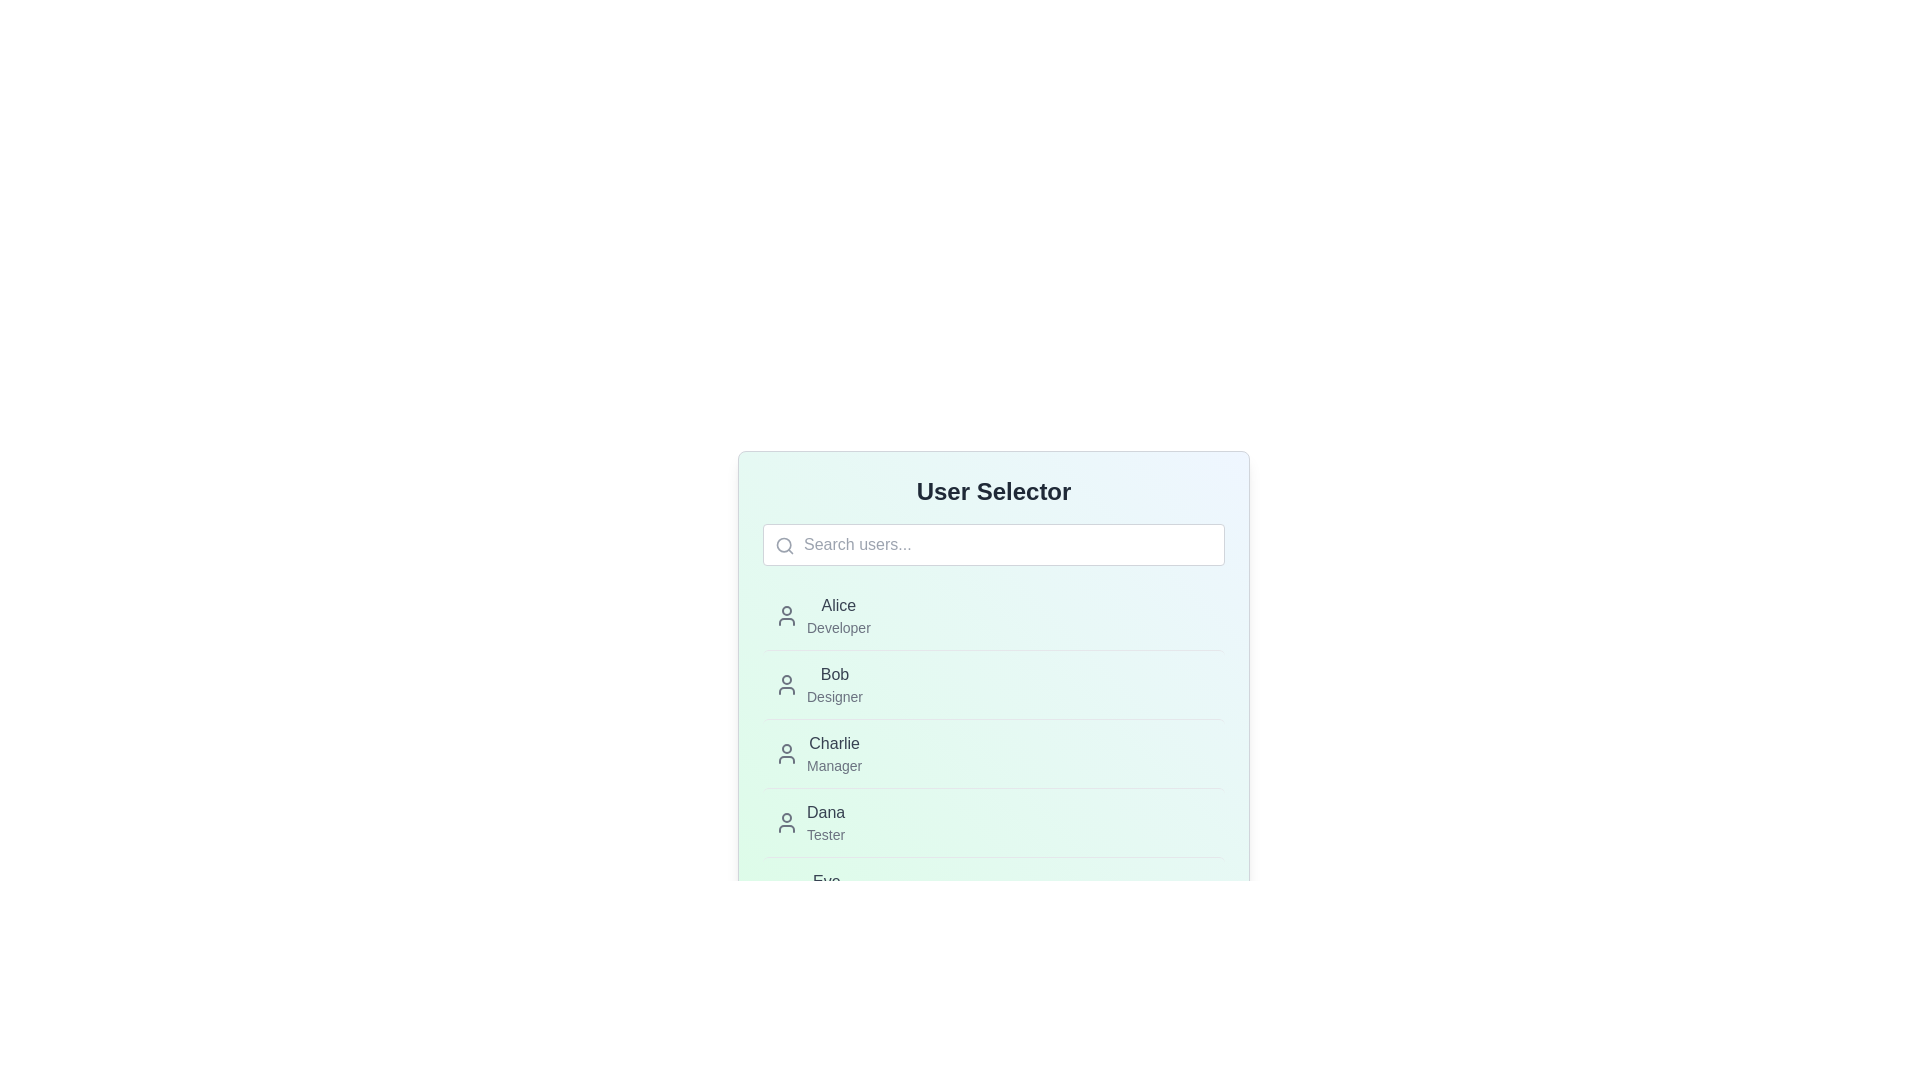 This screenshot has height=1080, width=1920. What do you see at coordinates (835, 675) in the screenshot?
I see `text label indicating the name of the user in the second entry of the user list, located next to the label 'Designer' and below the 'Alice - Developer' entry` at bounding box center [835, 675].